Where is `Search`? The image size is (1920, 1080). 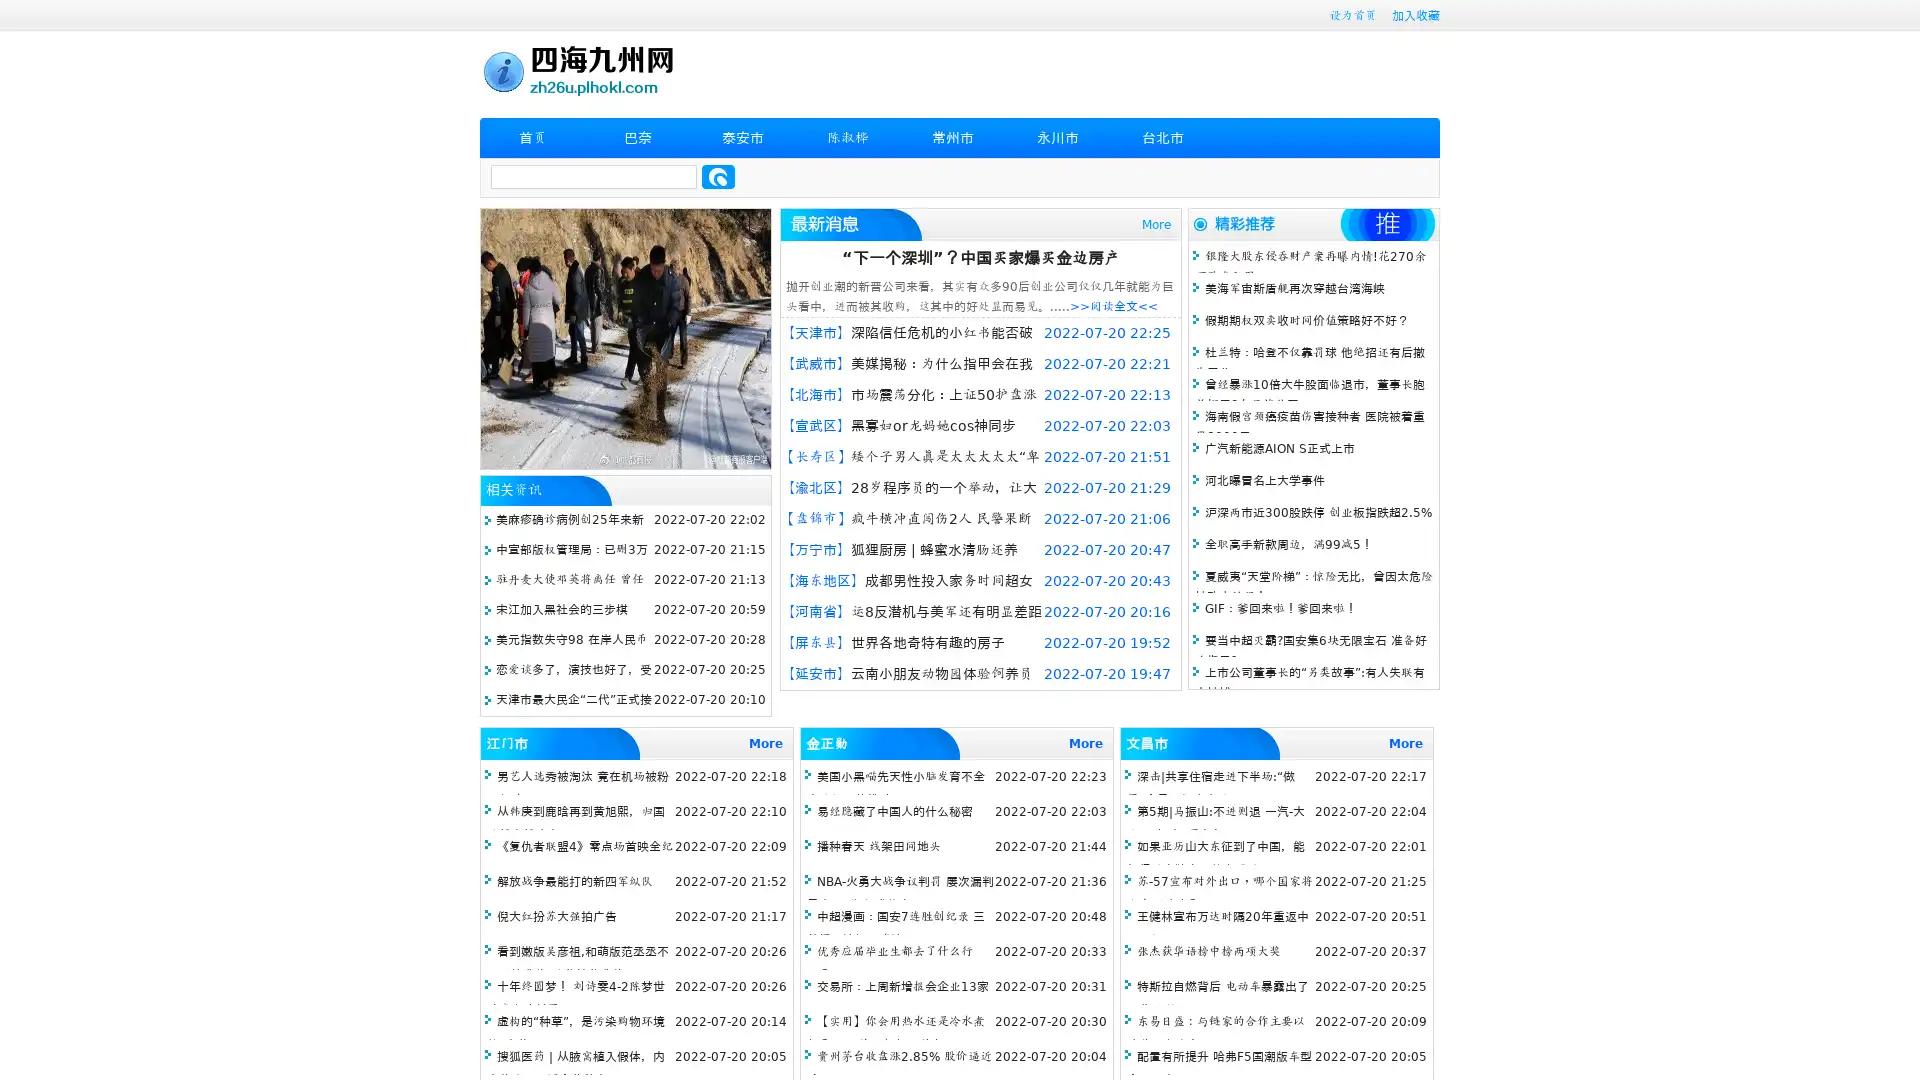
Search is located at coordinates (718, 176).